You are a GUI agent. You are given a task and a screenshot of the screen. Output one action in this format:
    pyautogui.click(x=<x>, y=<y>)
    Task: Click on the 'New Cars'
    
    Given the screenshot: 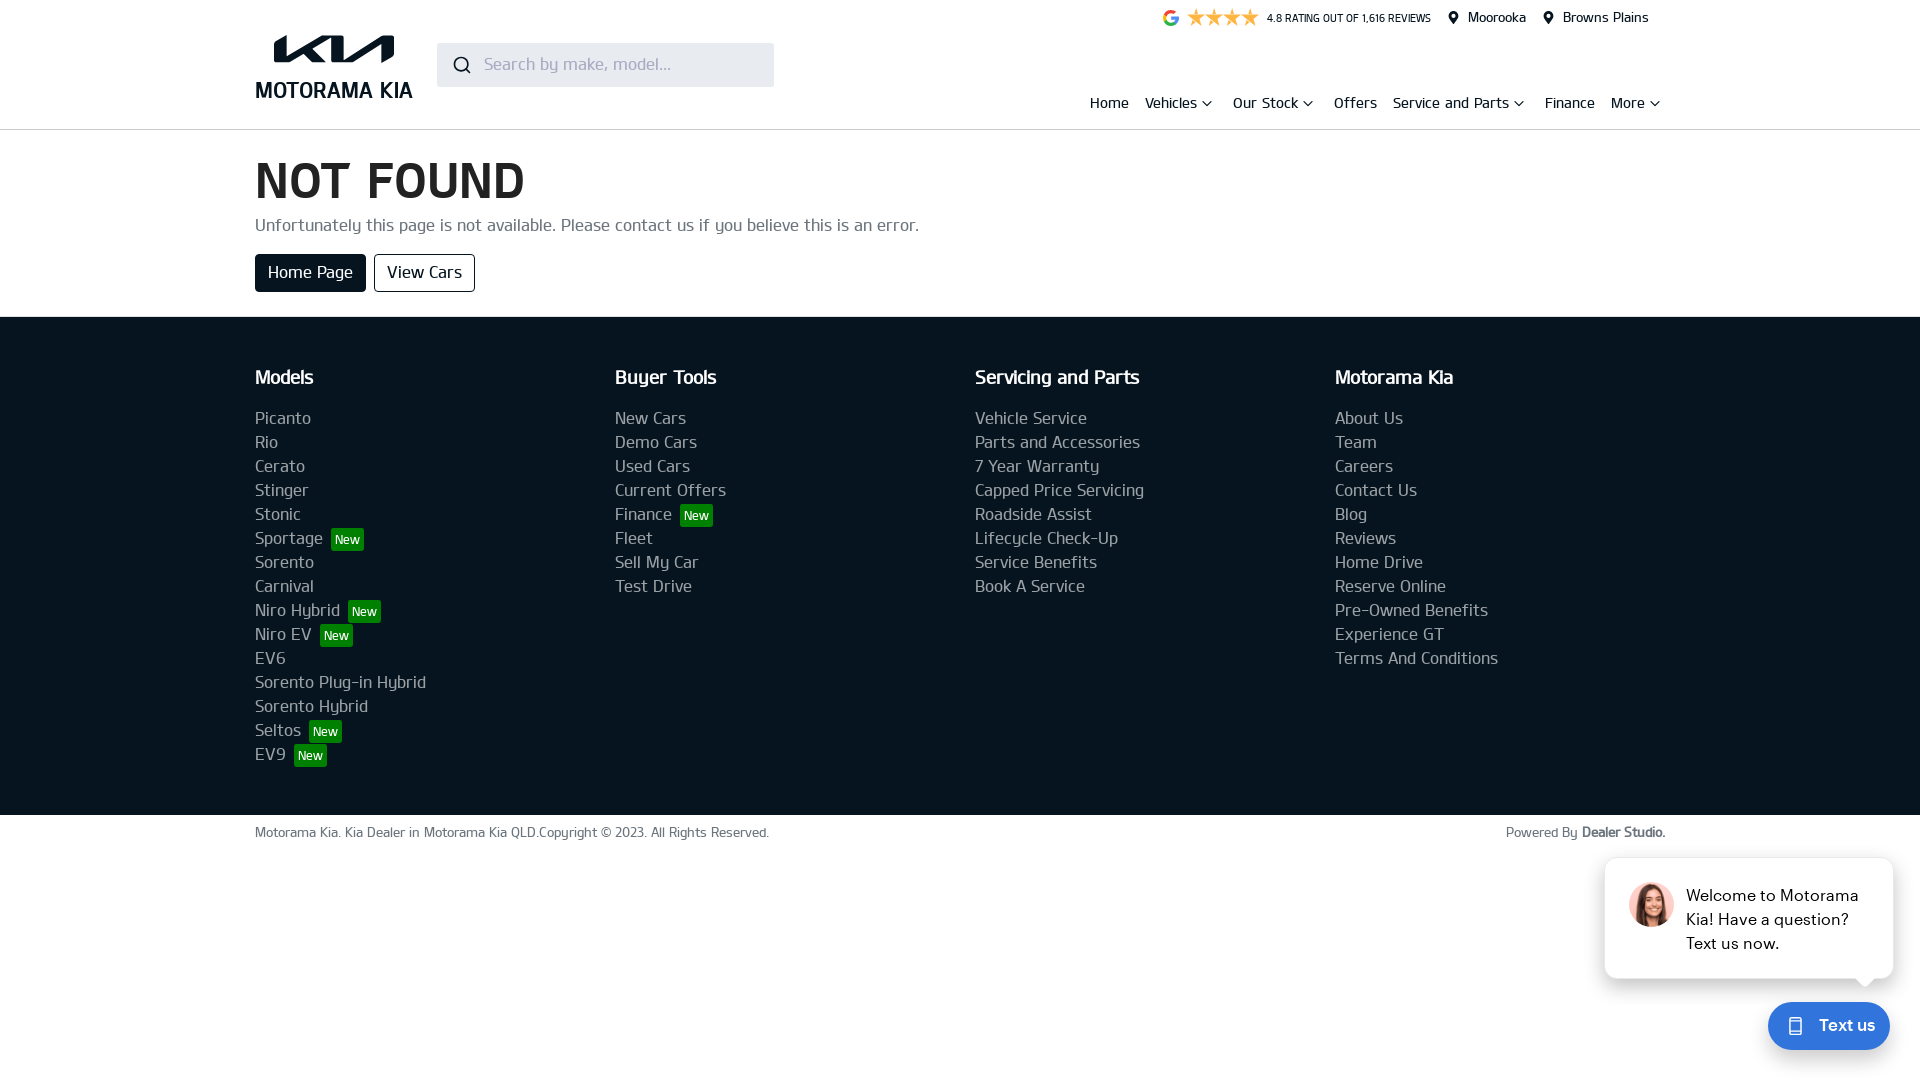 What is the action you would take?
    pyautogui.click(x=650, y=417)
    